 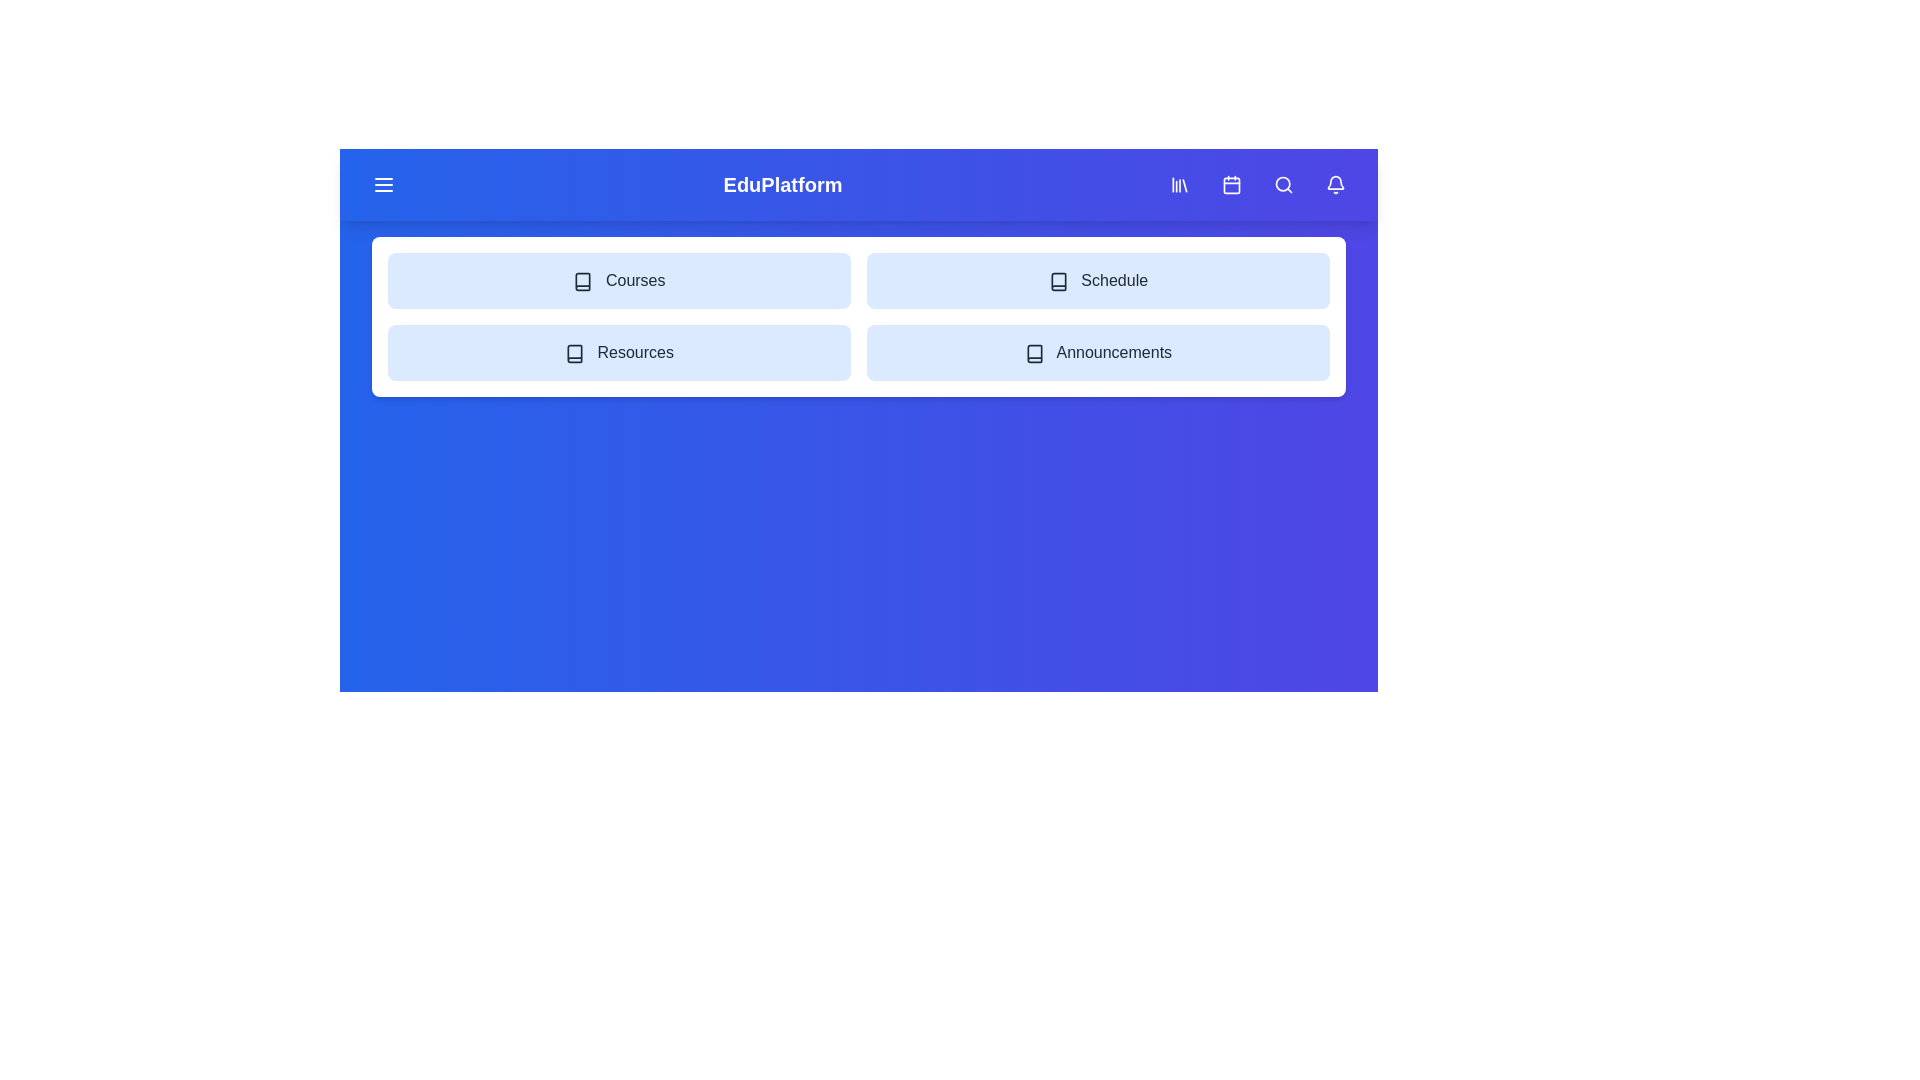 I want to click on the 'Search' icon button to activate the search functionality, so click(x=1283, y=185).